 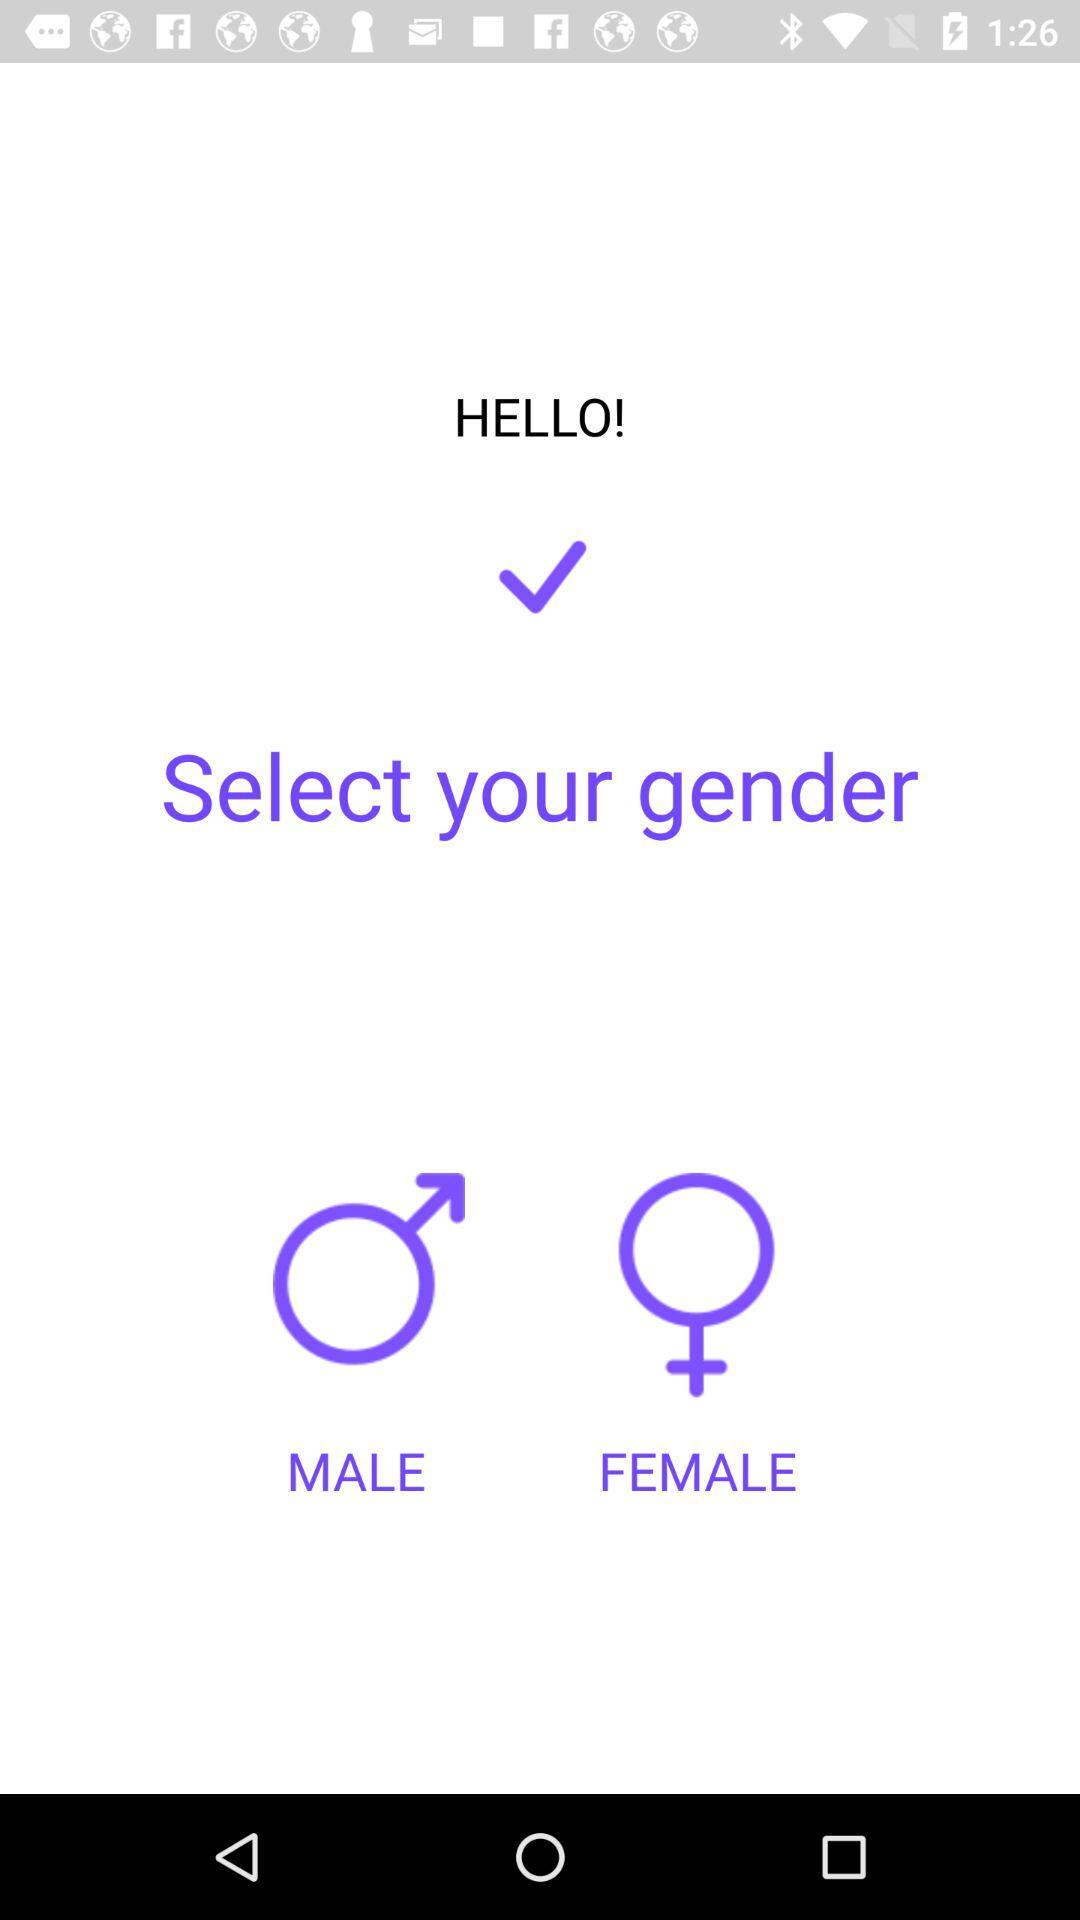 I want to click on the icon above the male item, so click(x=375, y=1304).